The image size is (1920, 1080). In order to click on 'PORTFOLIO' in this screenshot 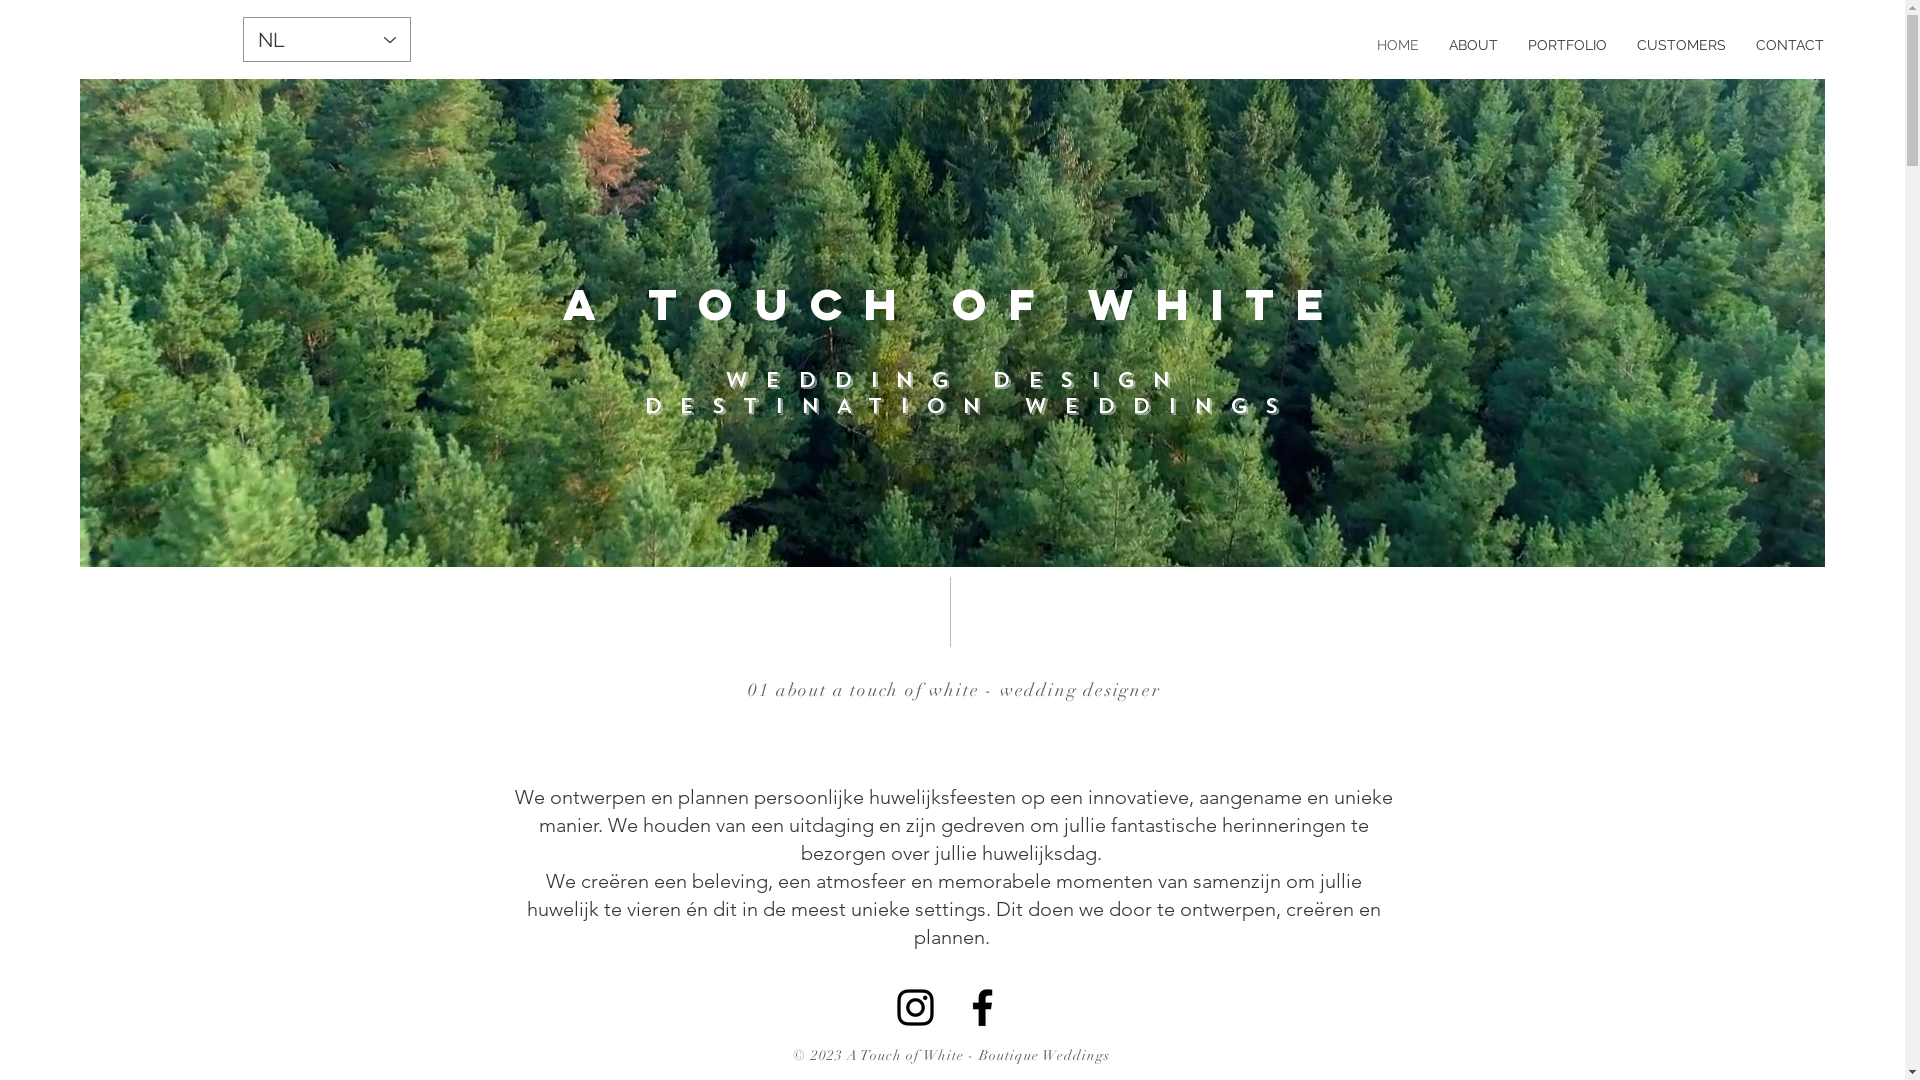, I will do `click(1512, 45)`.